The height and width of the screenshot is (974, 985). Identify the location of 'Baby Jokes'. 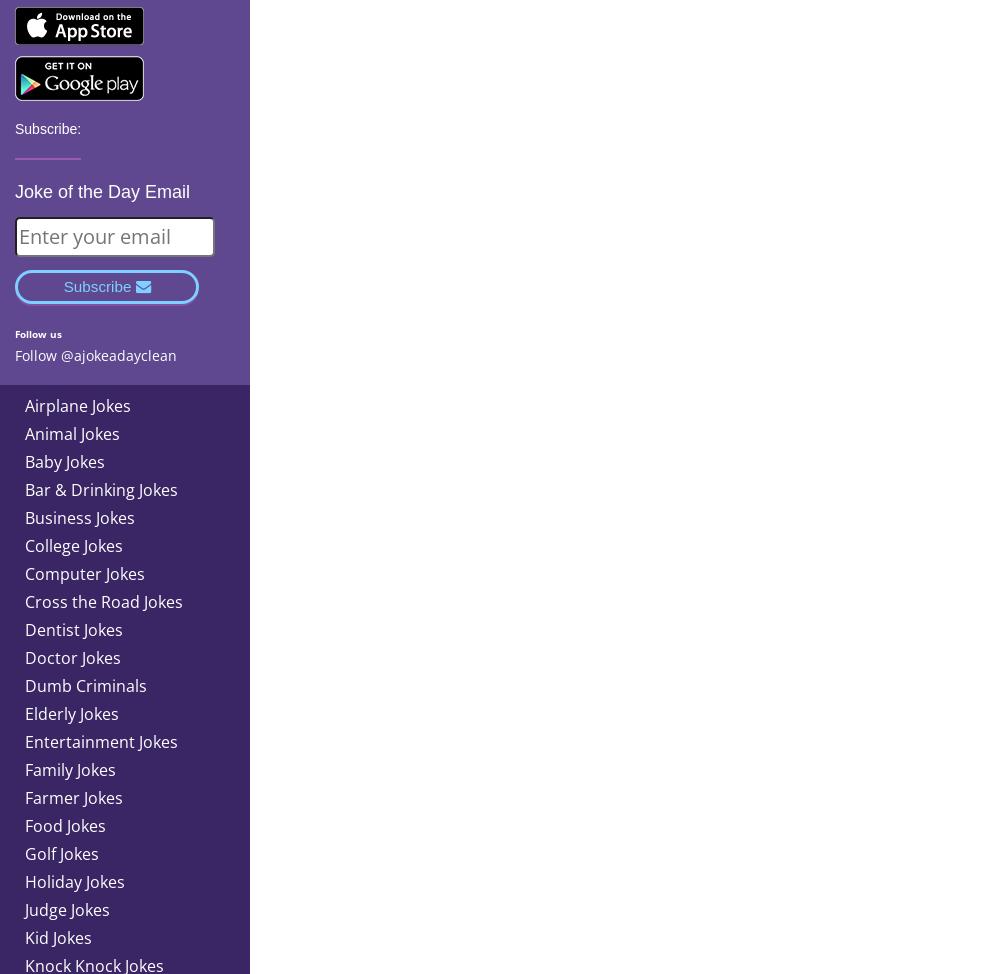
(64, 459).